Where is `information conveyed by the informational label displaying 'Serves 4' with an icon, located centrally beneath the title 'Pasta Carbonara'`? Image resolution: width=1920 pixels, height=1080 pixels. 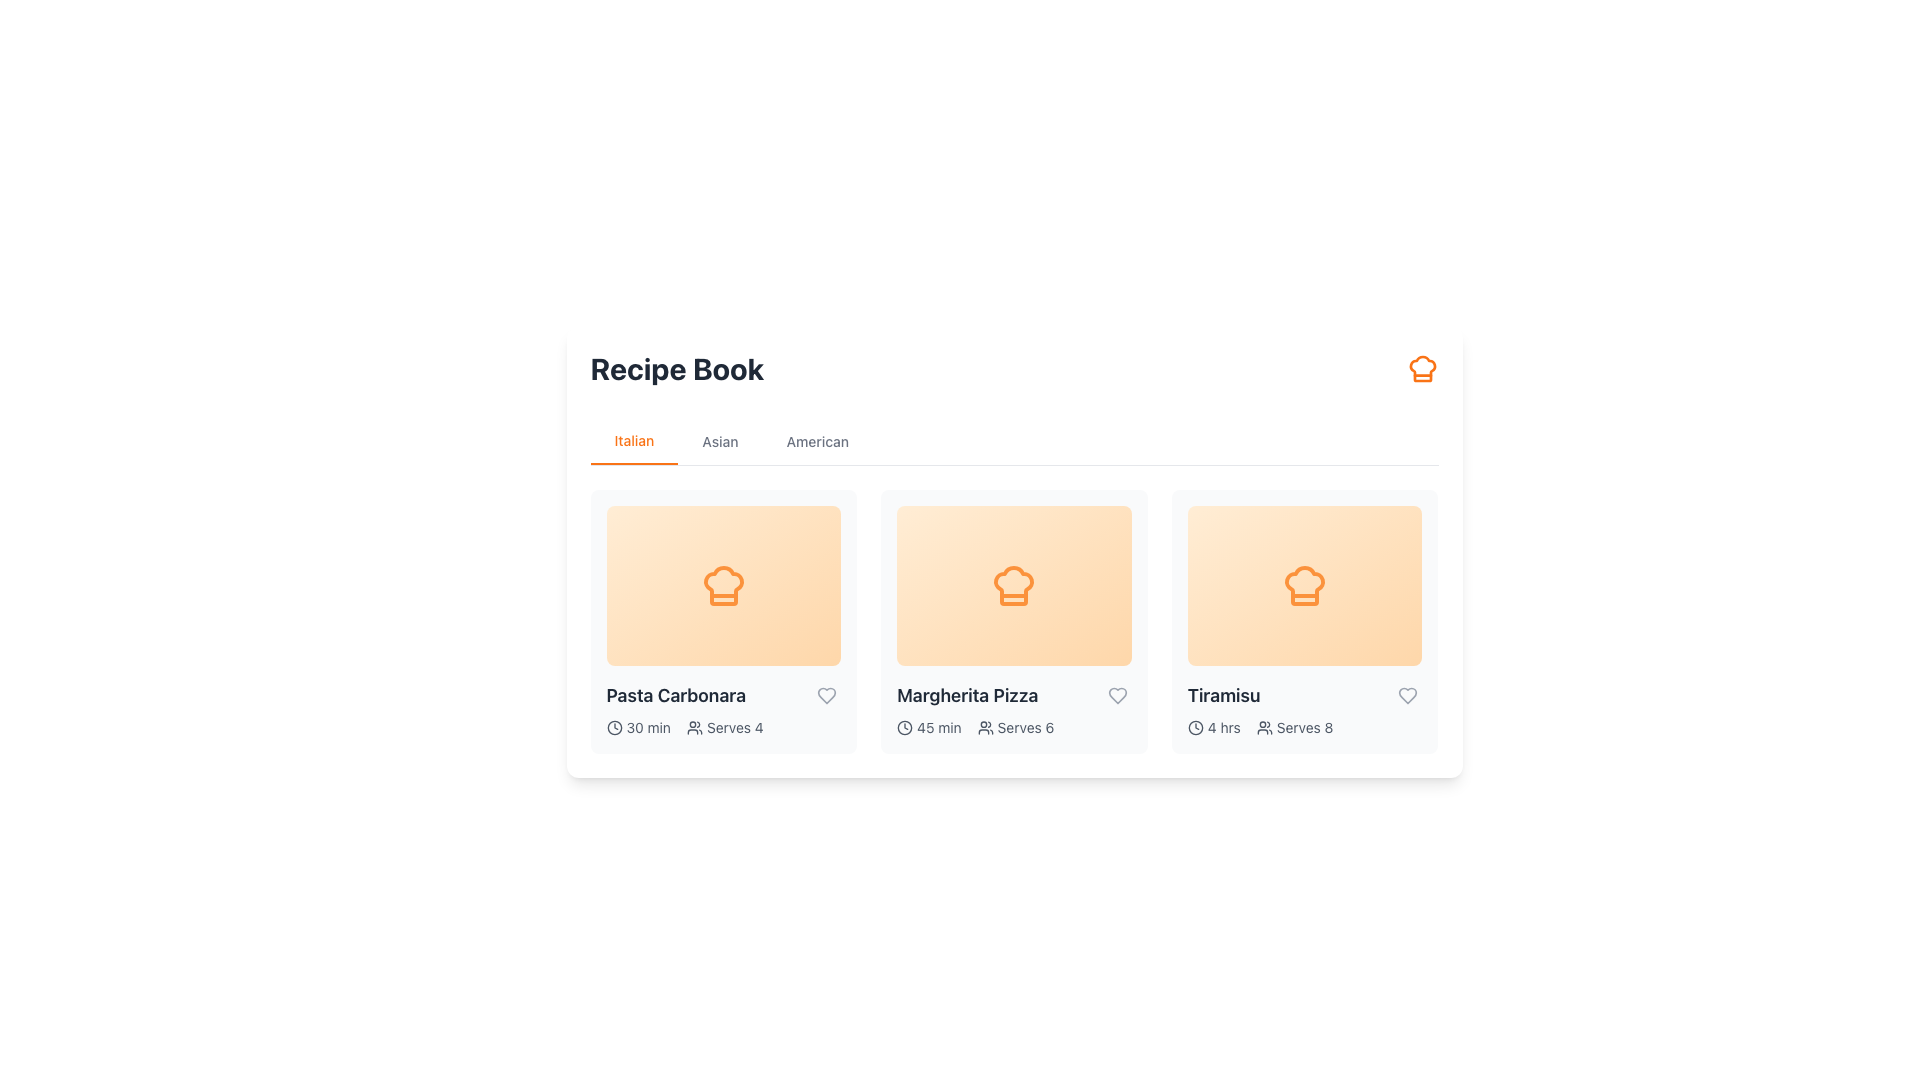 information conveyed by the informational label displaying 'Serves 4' with an icon, located centrally beneath the title 'Pasta Carbonara' is located at coordinates (724, 728).